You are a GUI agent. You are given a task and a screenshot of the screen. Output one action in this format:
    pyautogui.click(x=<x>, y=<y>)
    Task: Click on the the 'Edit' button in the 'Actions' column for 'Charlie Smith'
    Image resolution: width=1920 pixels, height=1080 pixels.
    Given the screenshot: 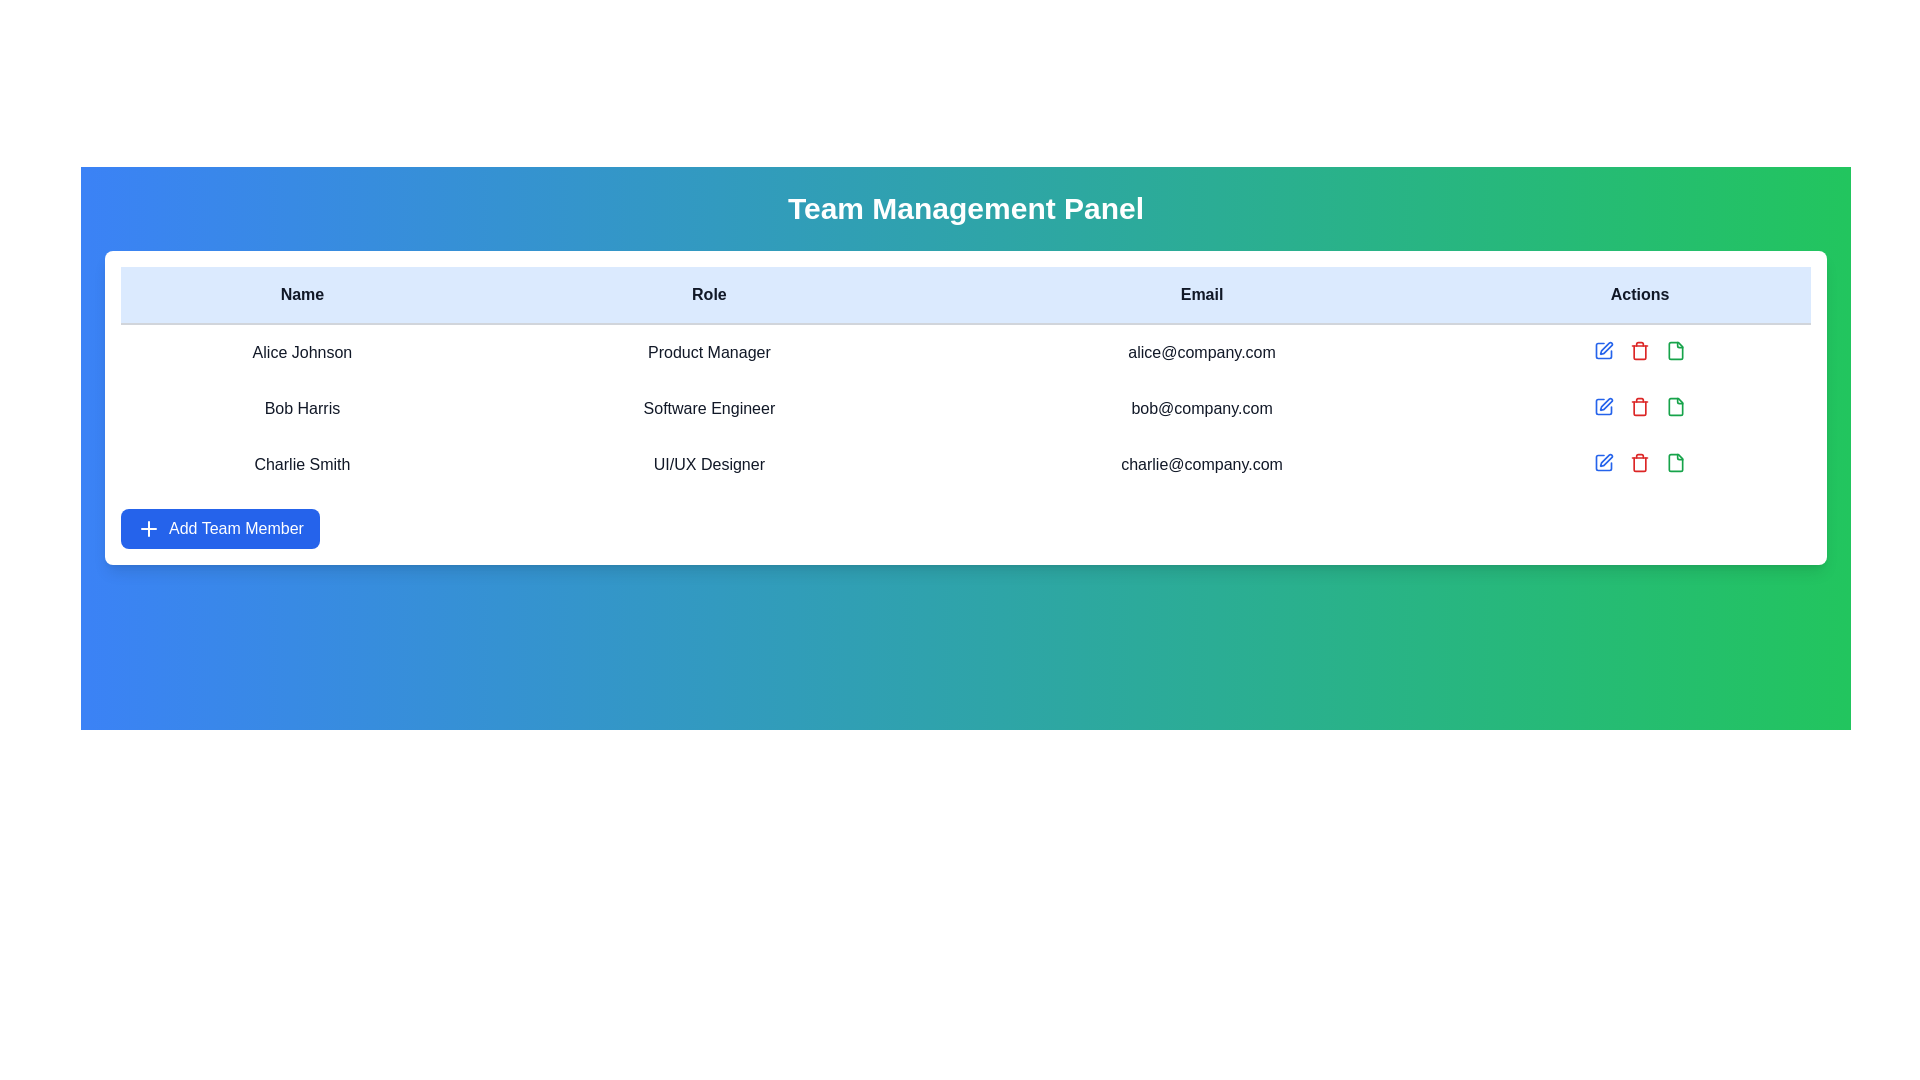 What is the action you would take?
    pyautogui.click(x=1603, y=462)
    